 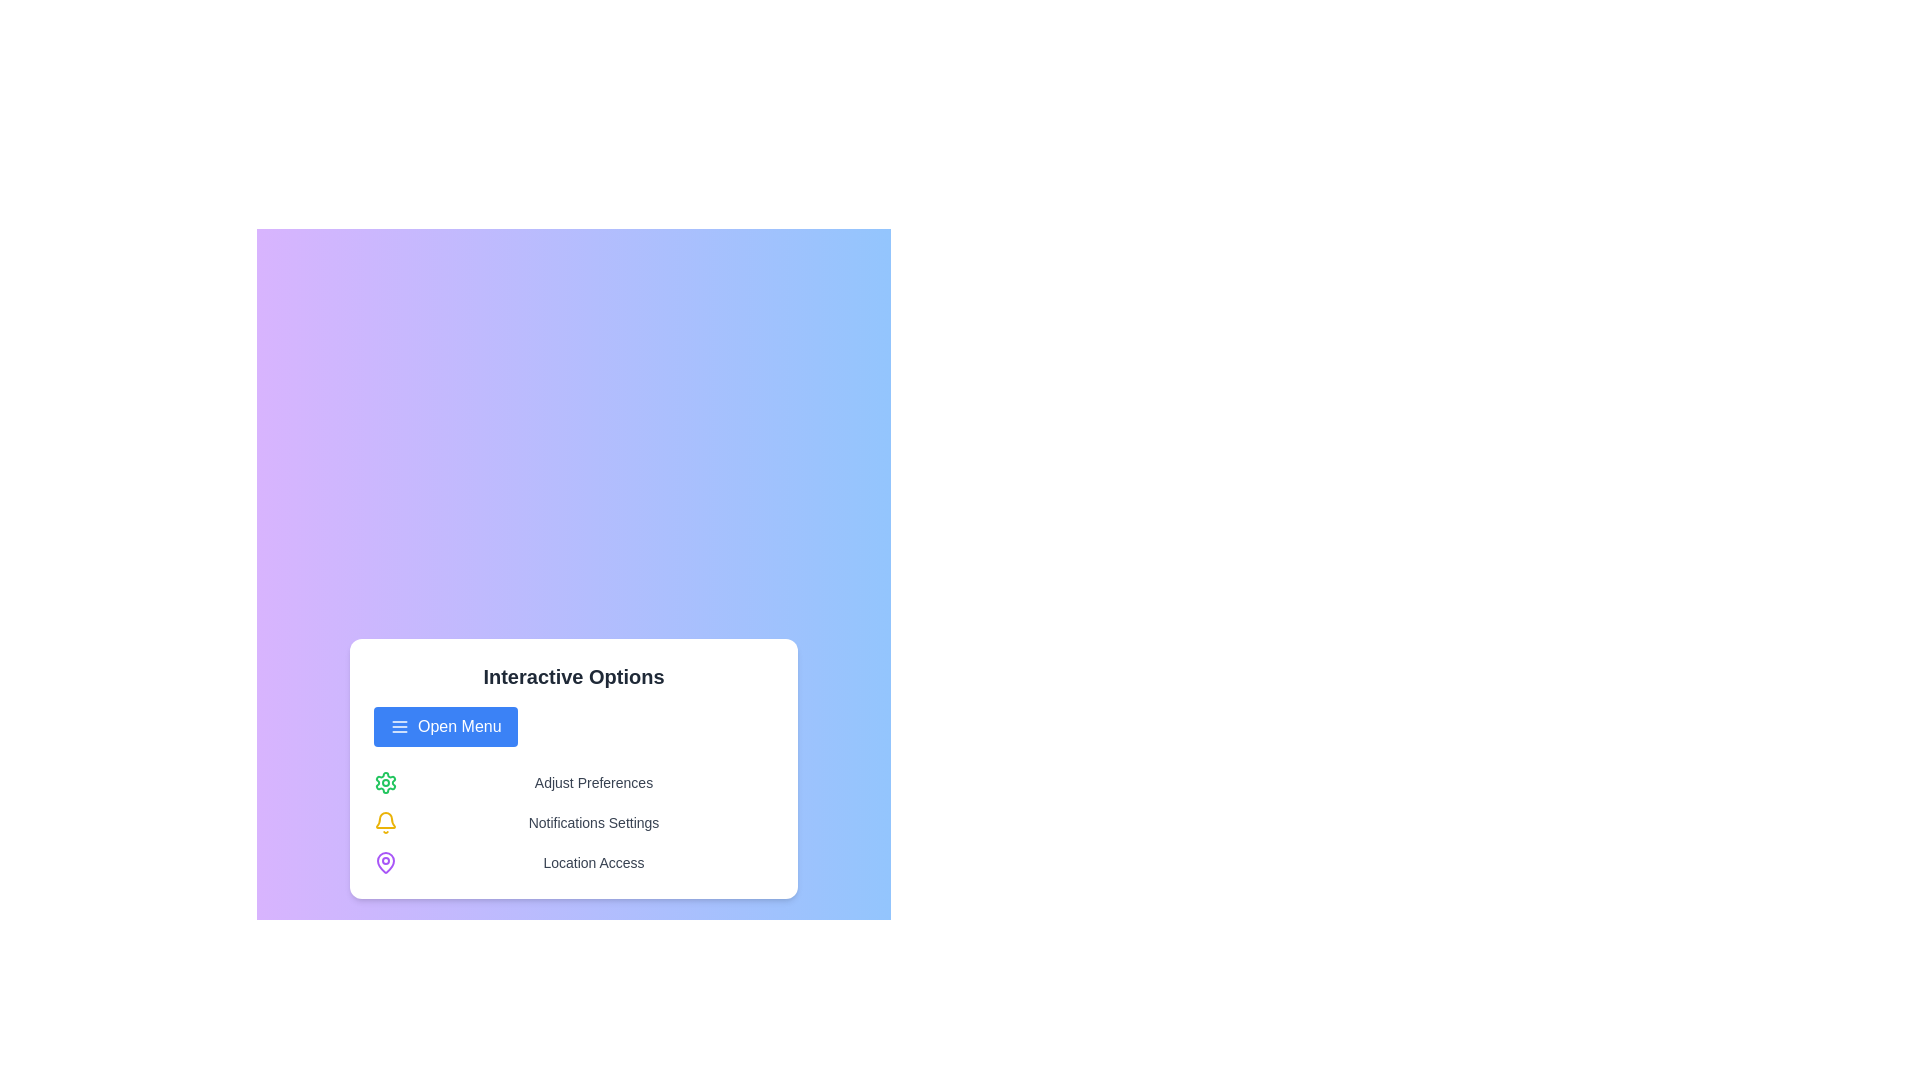 I want to click on the settings button that is the first entry in the list of preferences under 'Interactive Options', which contains an icon and text for adjusting user preferences, so click(x=573, y=782).